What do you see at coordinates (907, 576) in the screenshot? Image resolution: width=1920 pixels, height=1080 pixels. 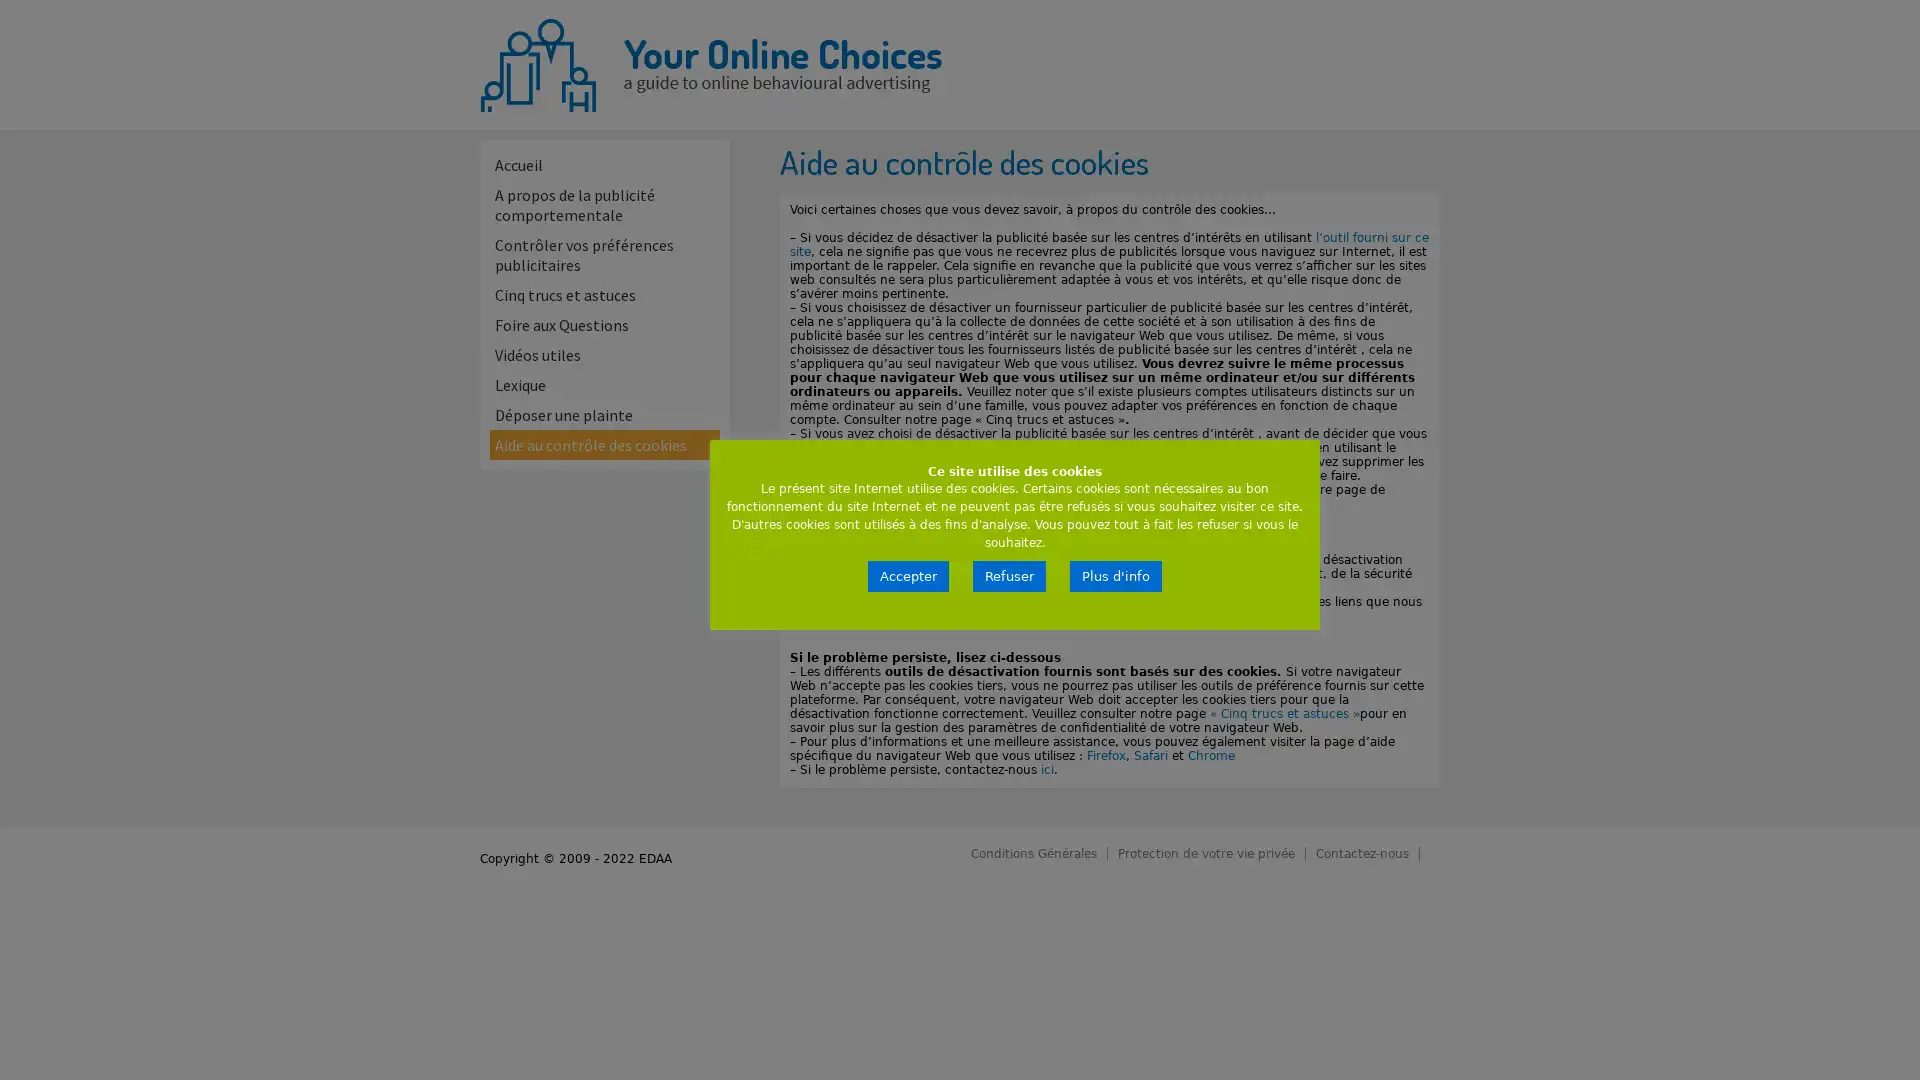 I see `Accepter` at bounding box center [907, 576].